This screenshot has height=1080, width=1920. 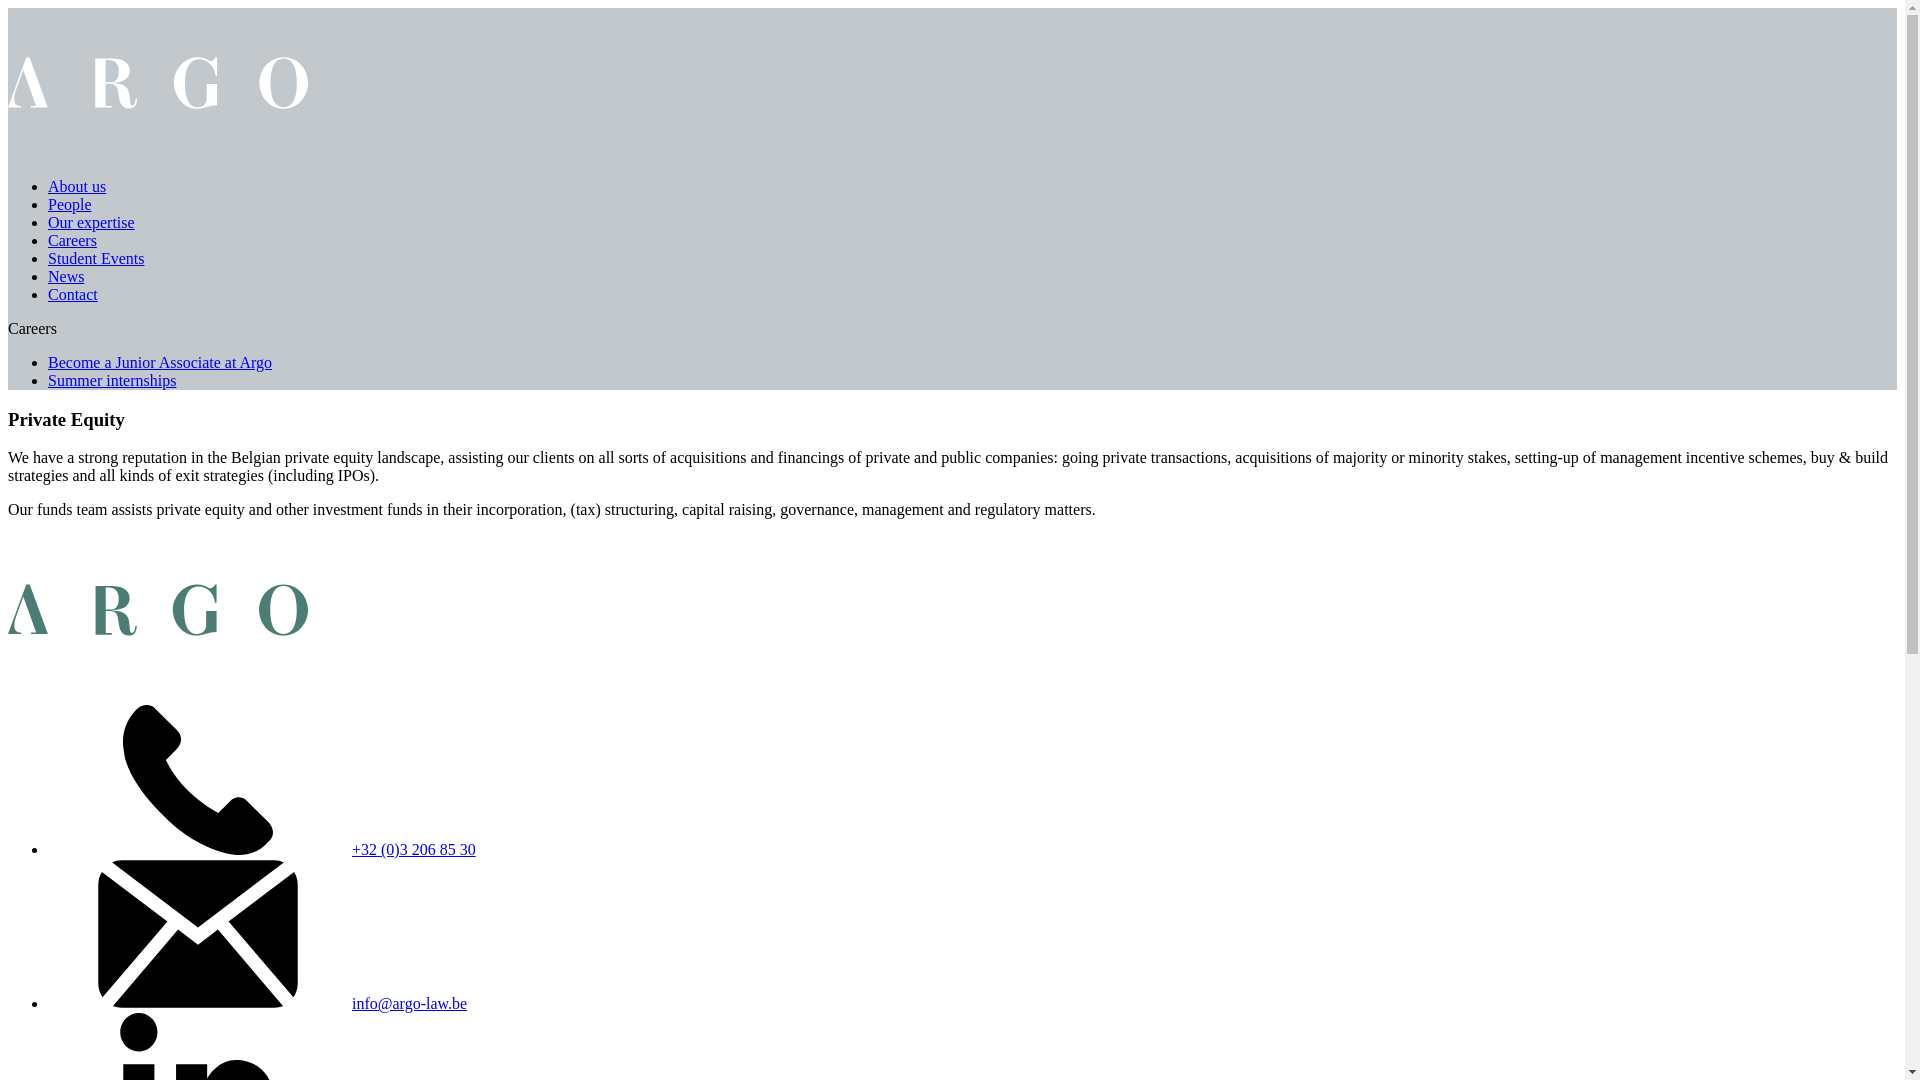 What do you see at coordinates (48, 257) in the screenshot?
I see `'Student Events'` at bounding box center [48, 257].